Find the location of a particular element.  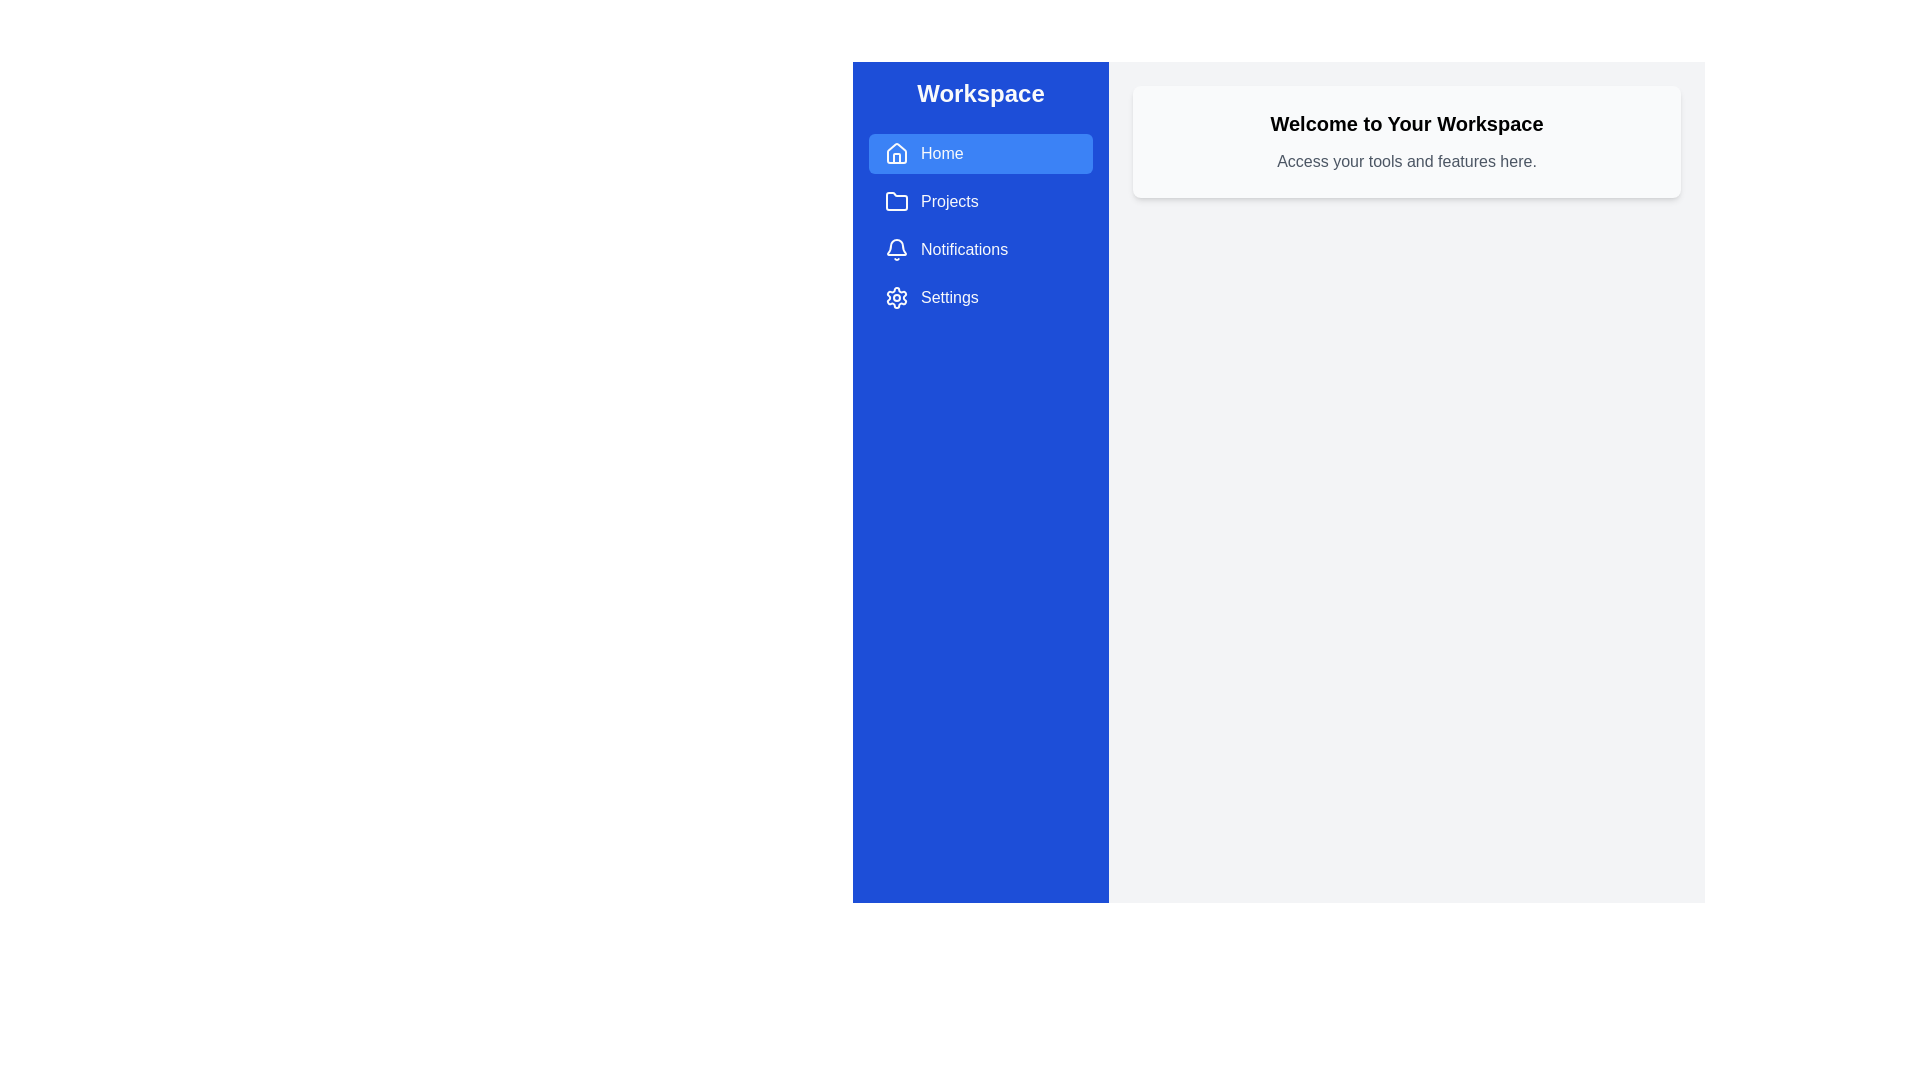

the 'Projects' navigation button located in the vertical menu of the sidebar, positioned between the 'Home' and 'Notifications' buttons is located at coordinates (980, 201).